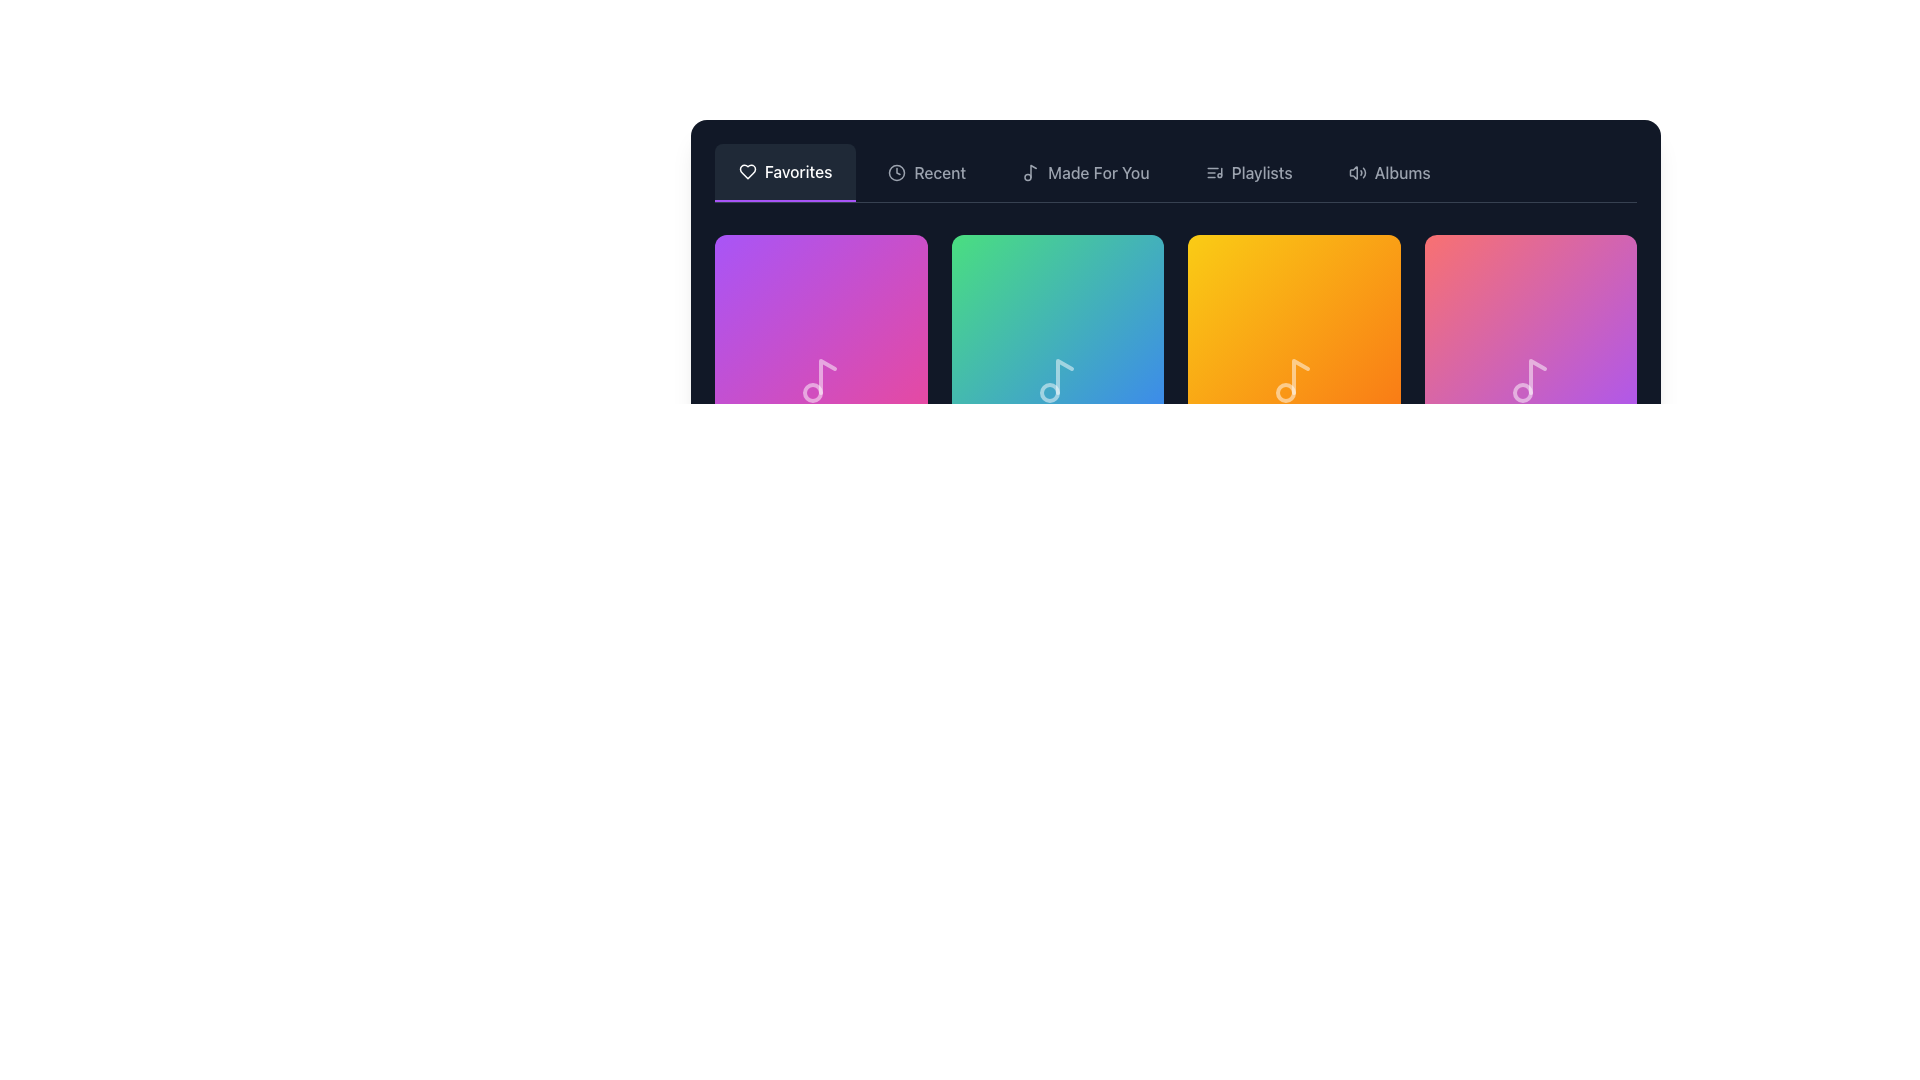  I want to click on the text label in the navigation bar, positioned between 'Recent' and 'Playlists', so click(1097, 172).